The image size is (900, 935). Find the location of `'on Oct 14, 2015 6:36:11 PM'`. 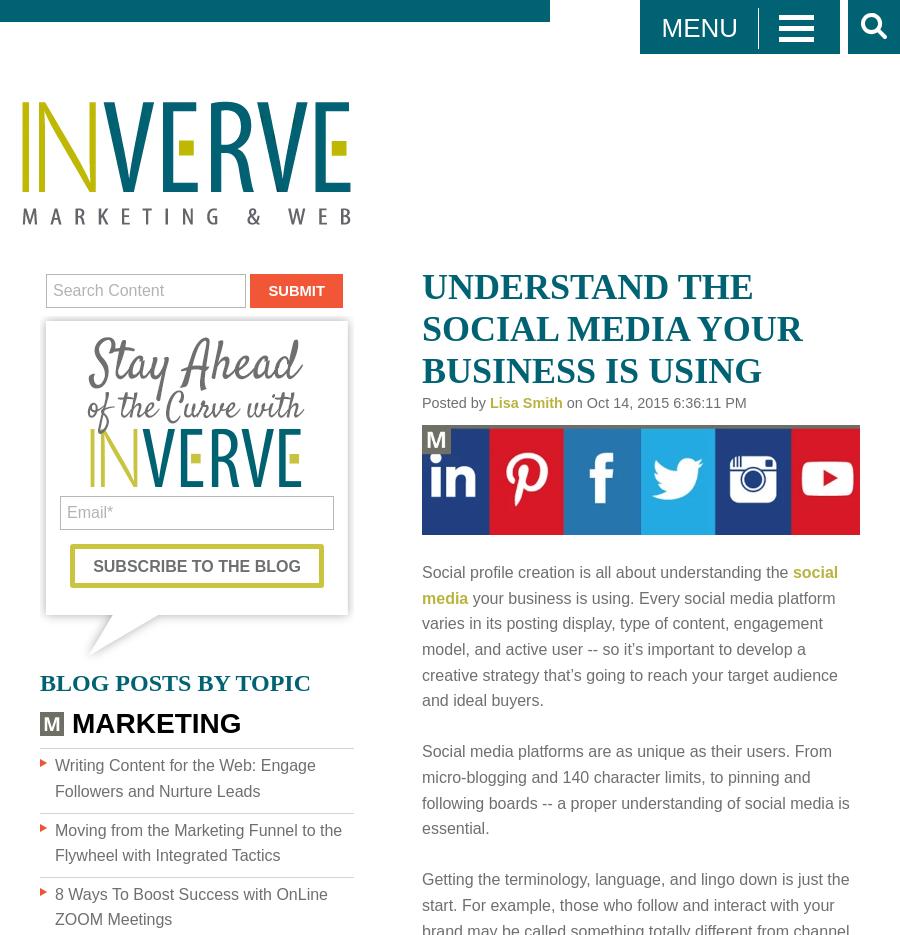

'on Oct 14, 2015 6:36:11 PM' is located at coordinates (654, 402).